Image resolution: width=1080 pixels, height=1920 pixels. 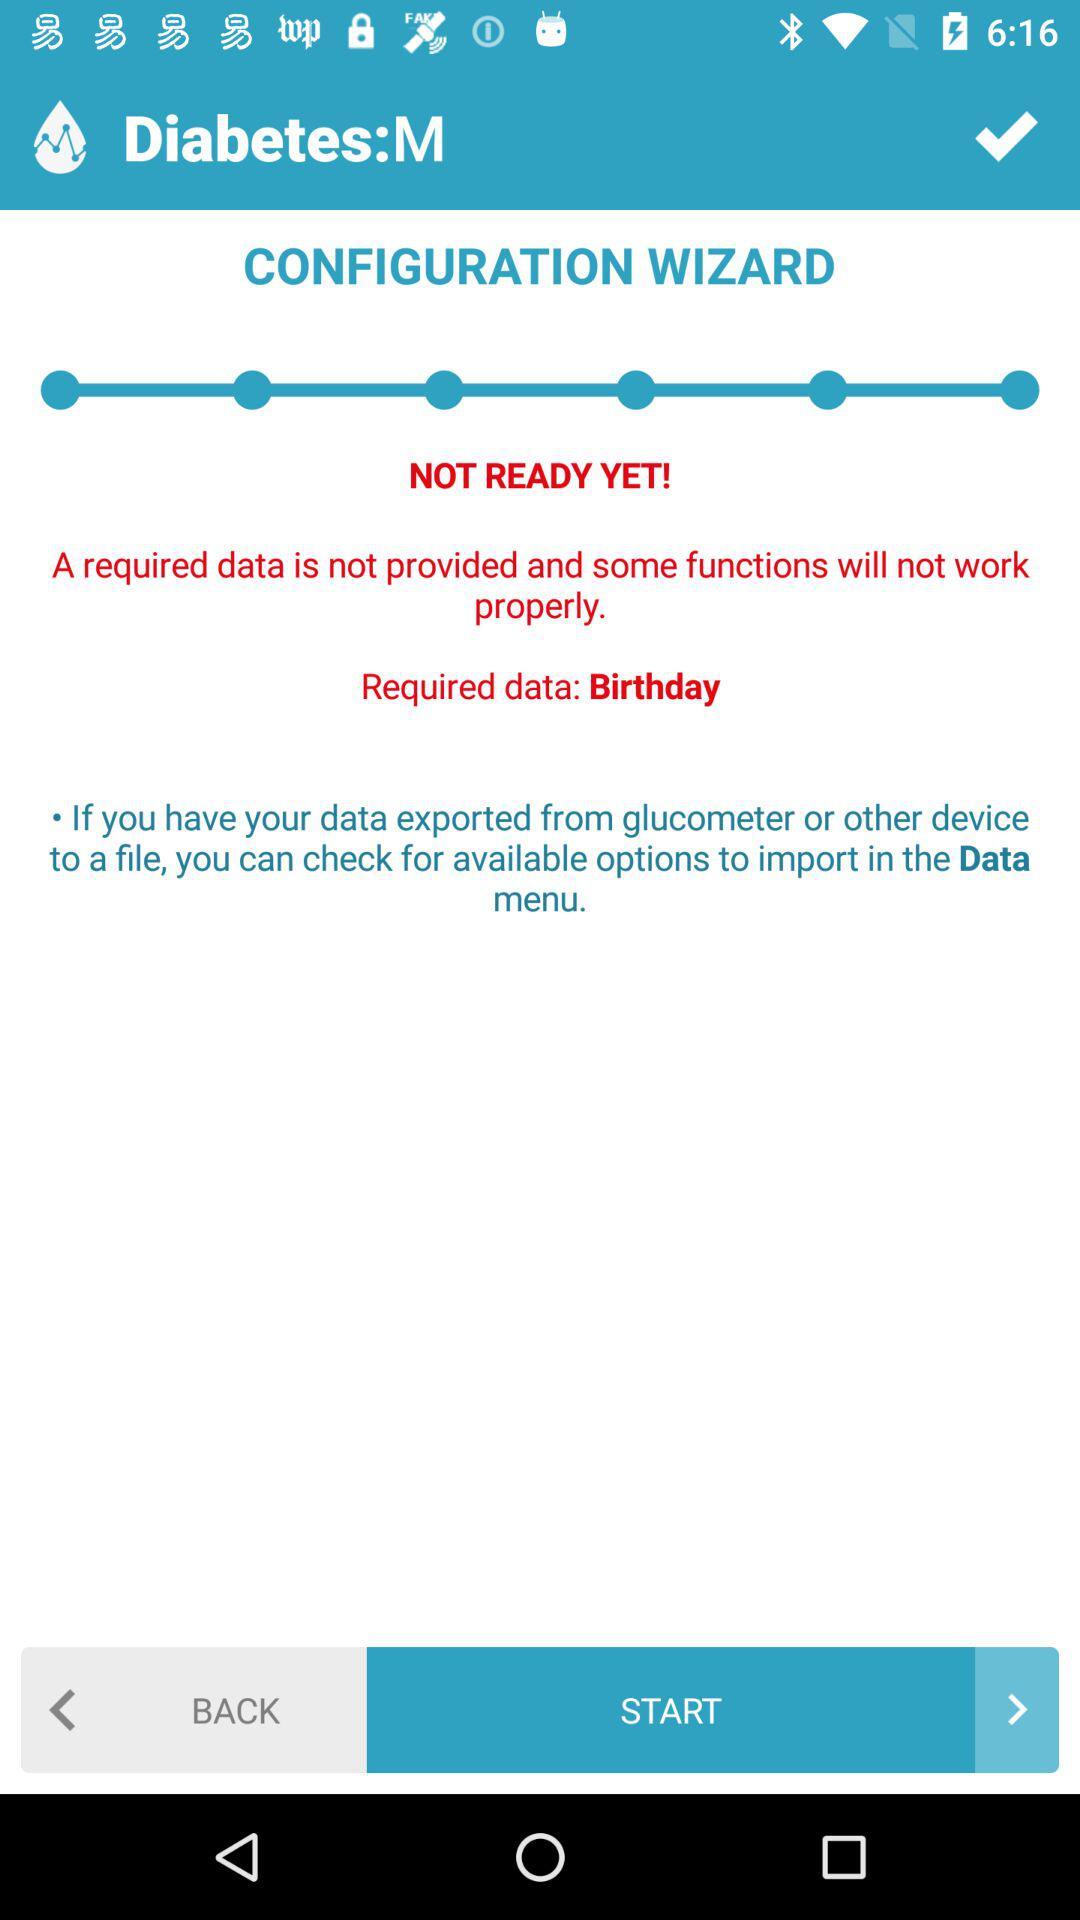 I want to click on icon at the bottom left corner, so click(x=193, y=1708).